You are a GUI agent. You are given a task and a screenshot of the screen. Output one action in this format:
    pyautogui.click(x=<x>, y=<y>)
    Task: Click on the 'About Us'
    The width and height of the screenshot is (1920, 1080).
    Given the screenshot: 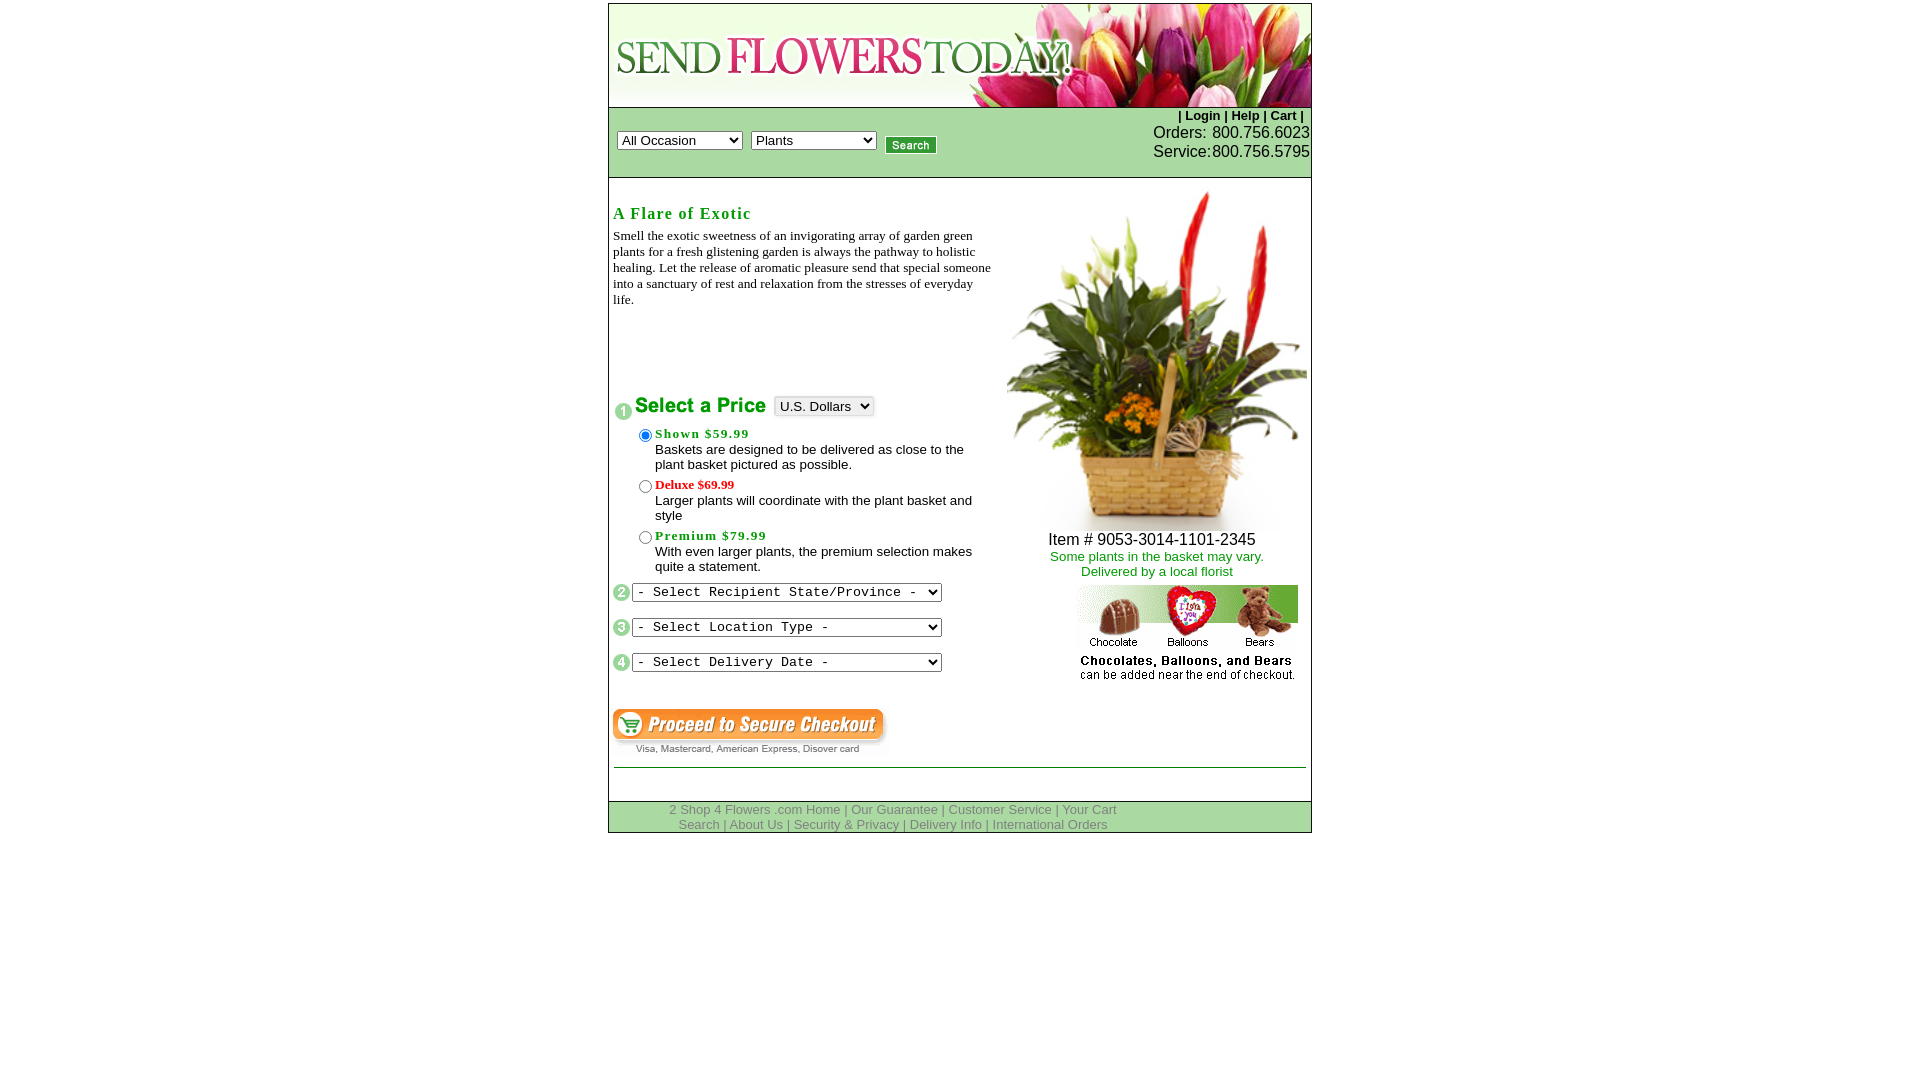 What is the action you would take?
    pyautogui.click(x=755, y=824)
    